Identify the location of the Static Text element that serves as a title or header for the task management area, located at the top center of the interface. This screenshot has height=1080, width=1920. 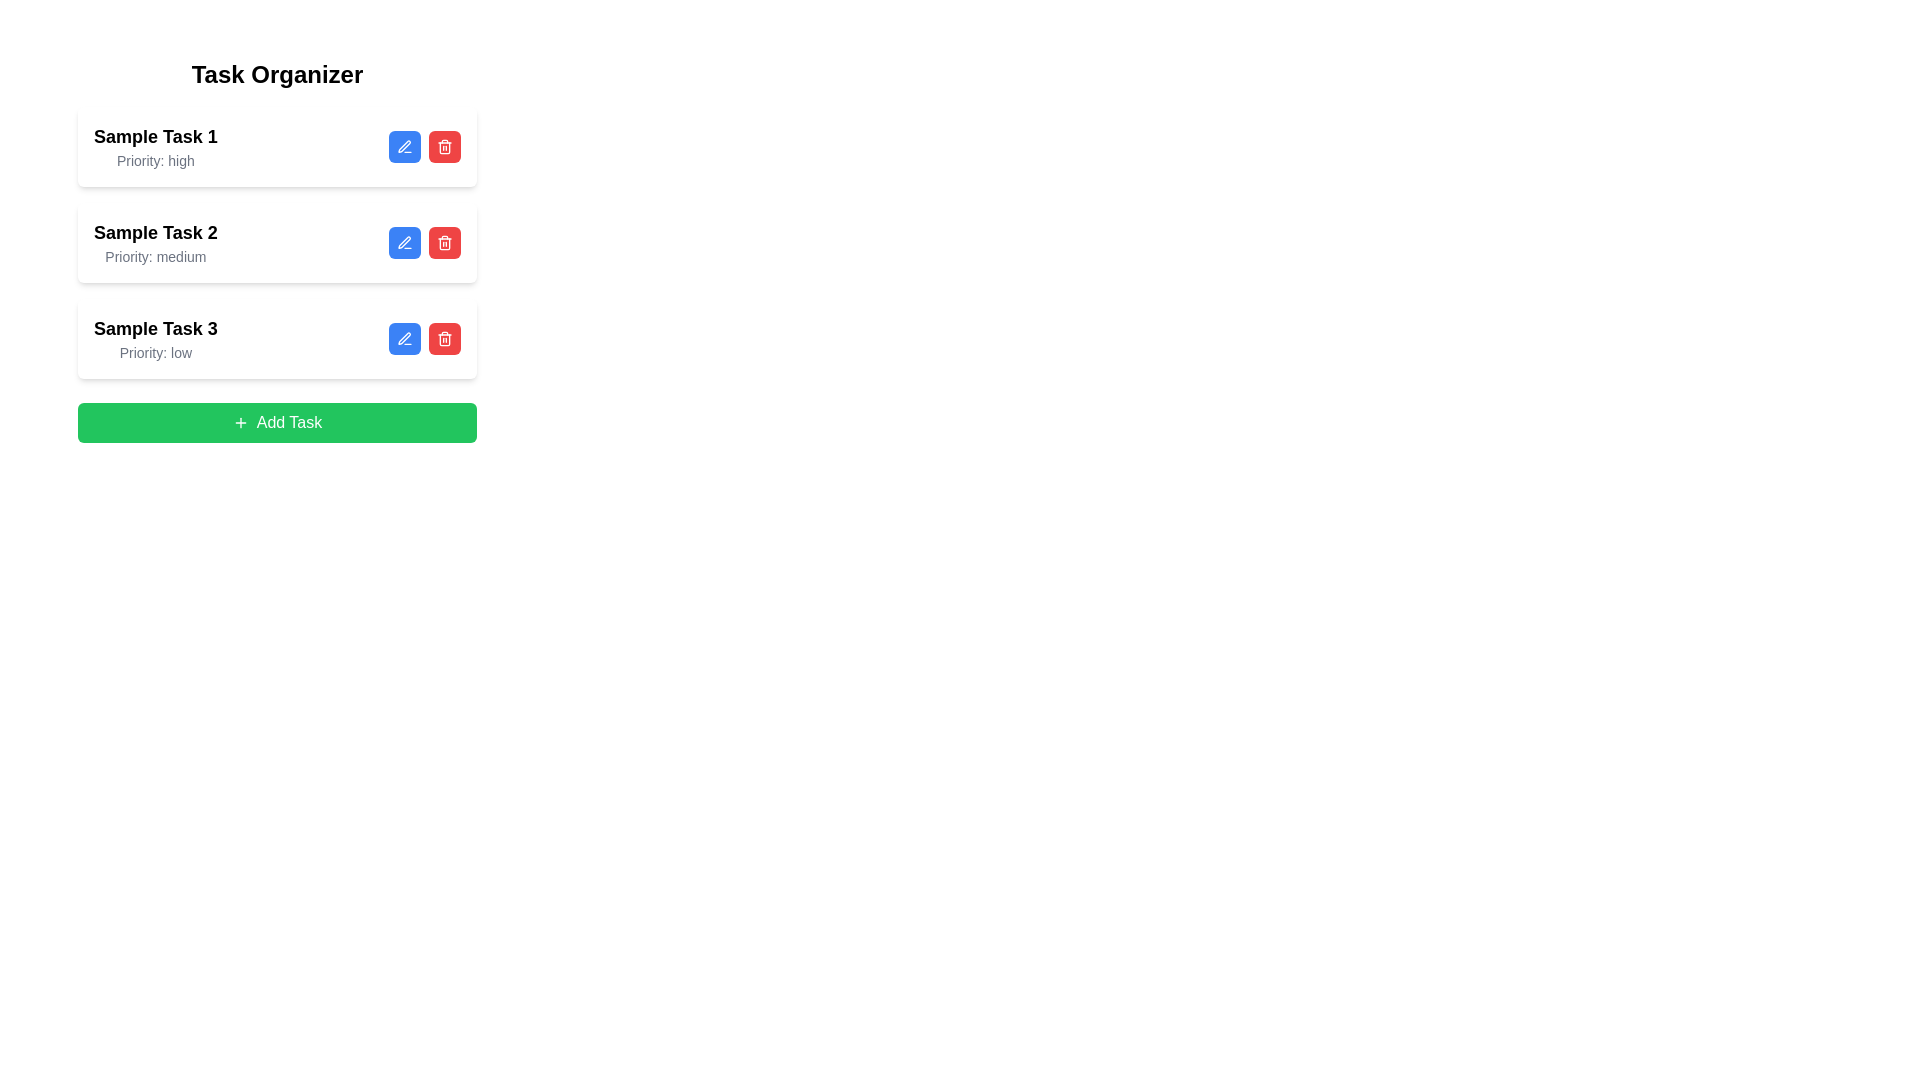
(276, 73).